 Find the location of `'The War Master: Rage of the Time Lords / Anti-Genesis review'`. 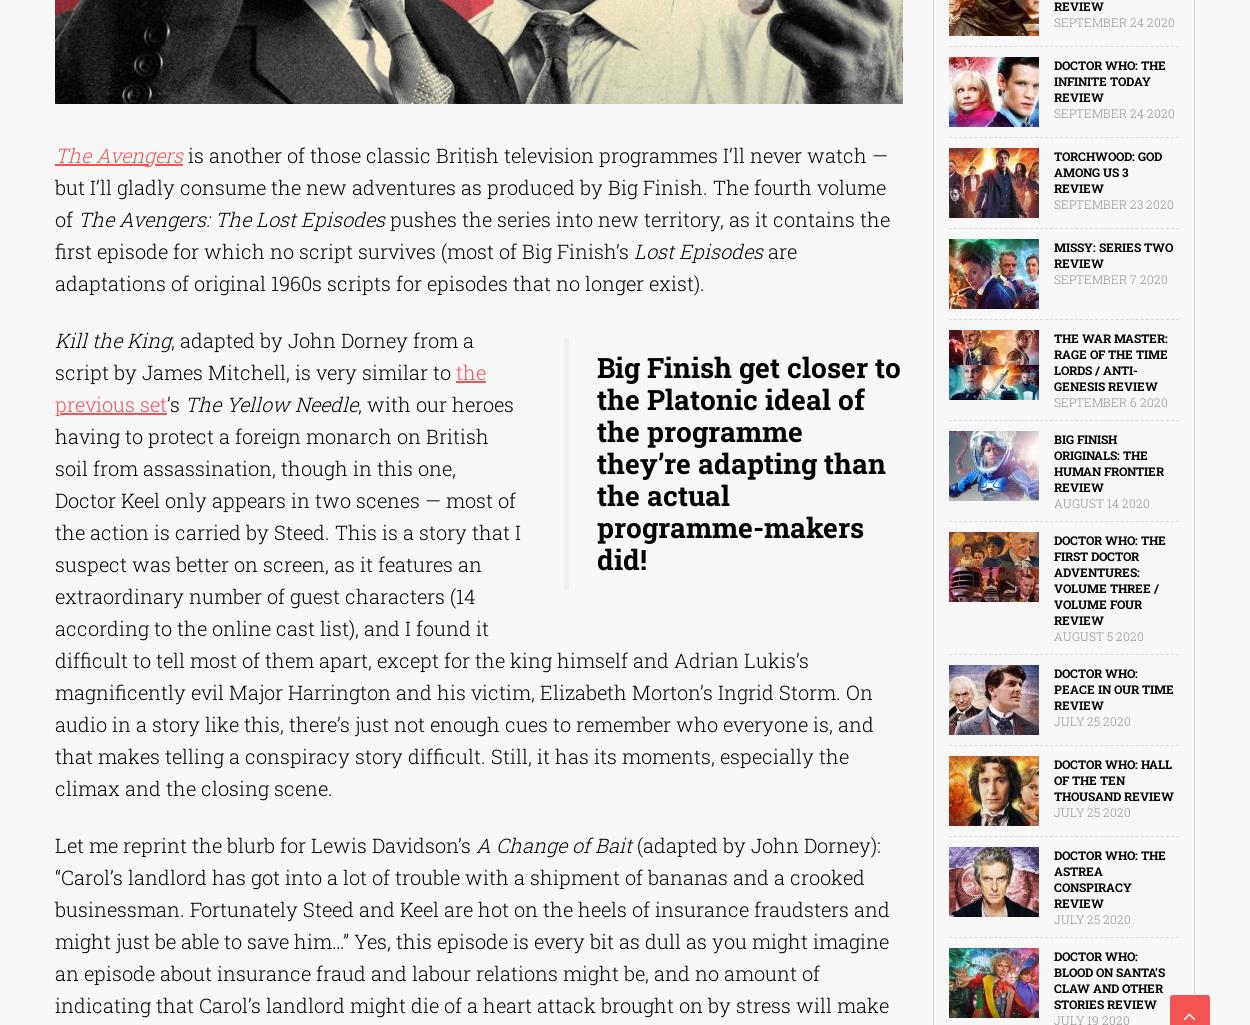

'The War Master: Rage of the Time Lords / Anti-Genesis review' is located at coordinates (1109, 361).